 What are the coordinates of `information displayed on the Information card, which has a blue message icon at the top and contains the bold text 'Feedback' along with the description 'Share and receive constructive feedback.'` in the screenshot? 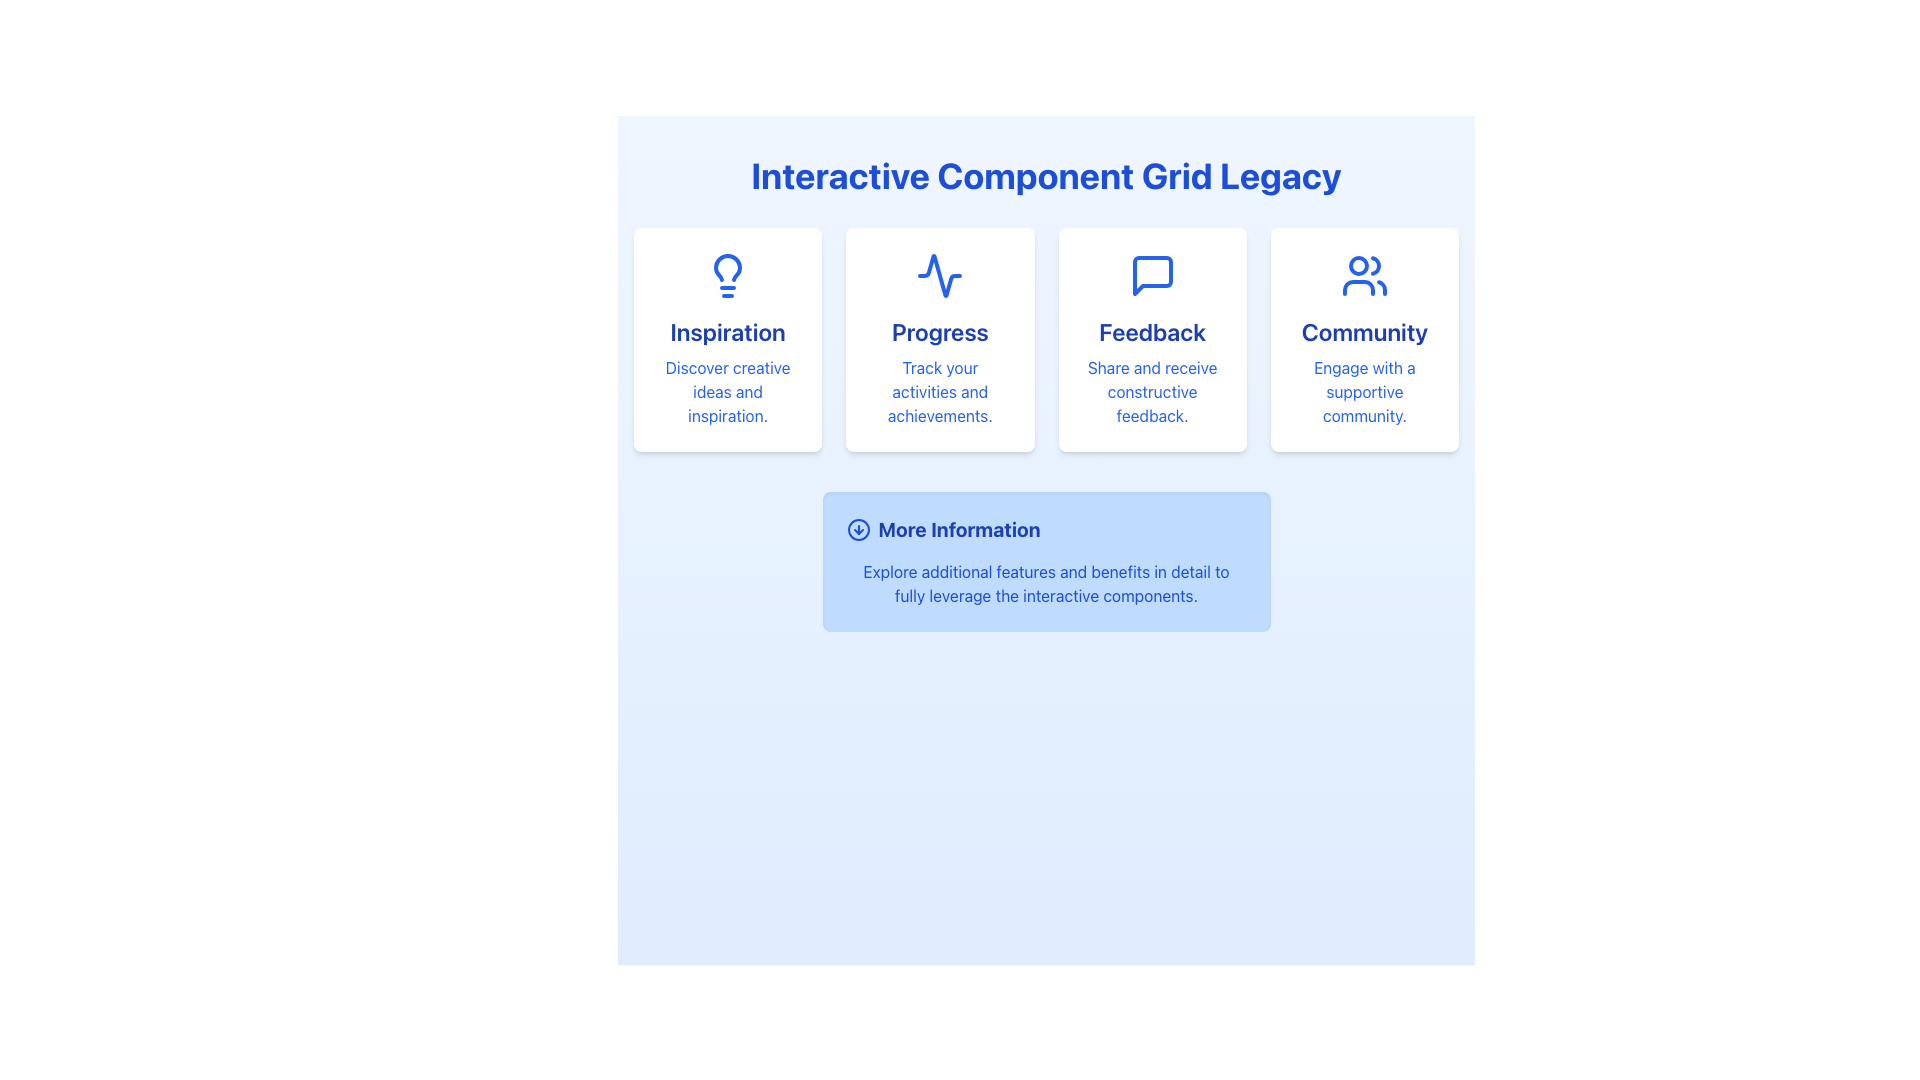 It's located at (1152, 338).